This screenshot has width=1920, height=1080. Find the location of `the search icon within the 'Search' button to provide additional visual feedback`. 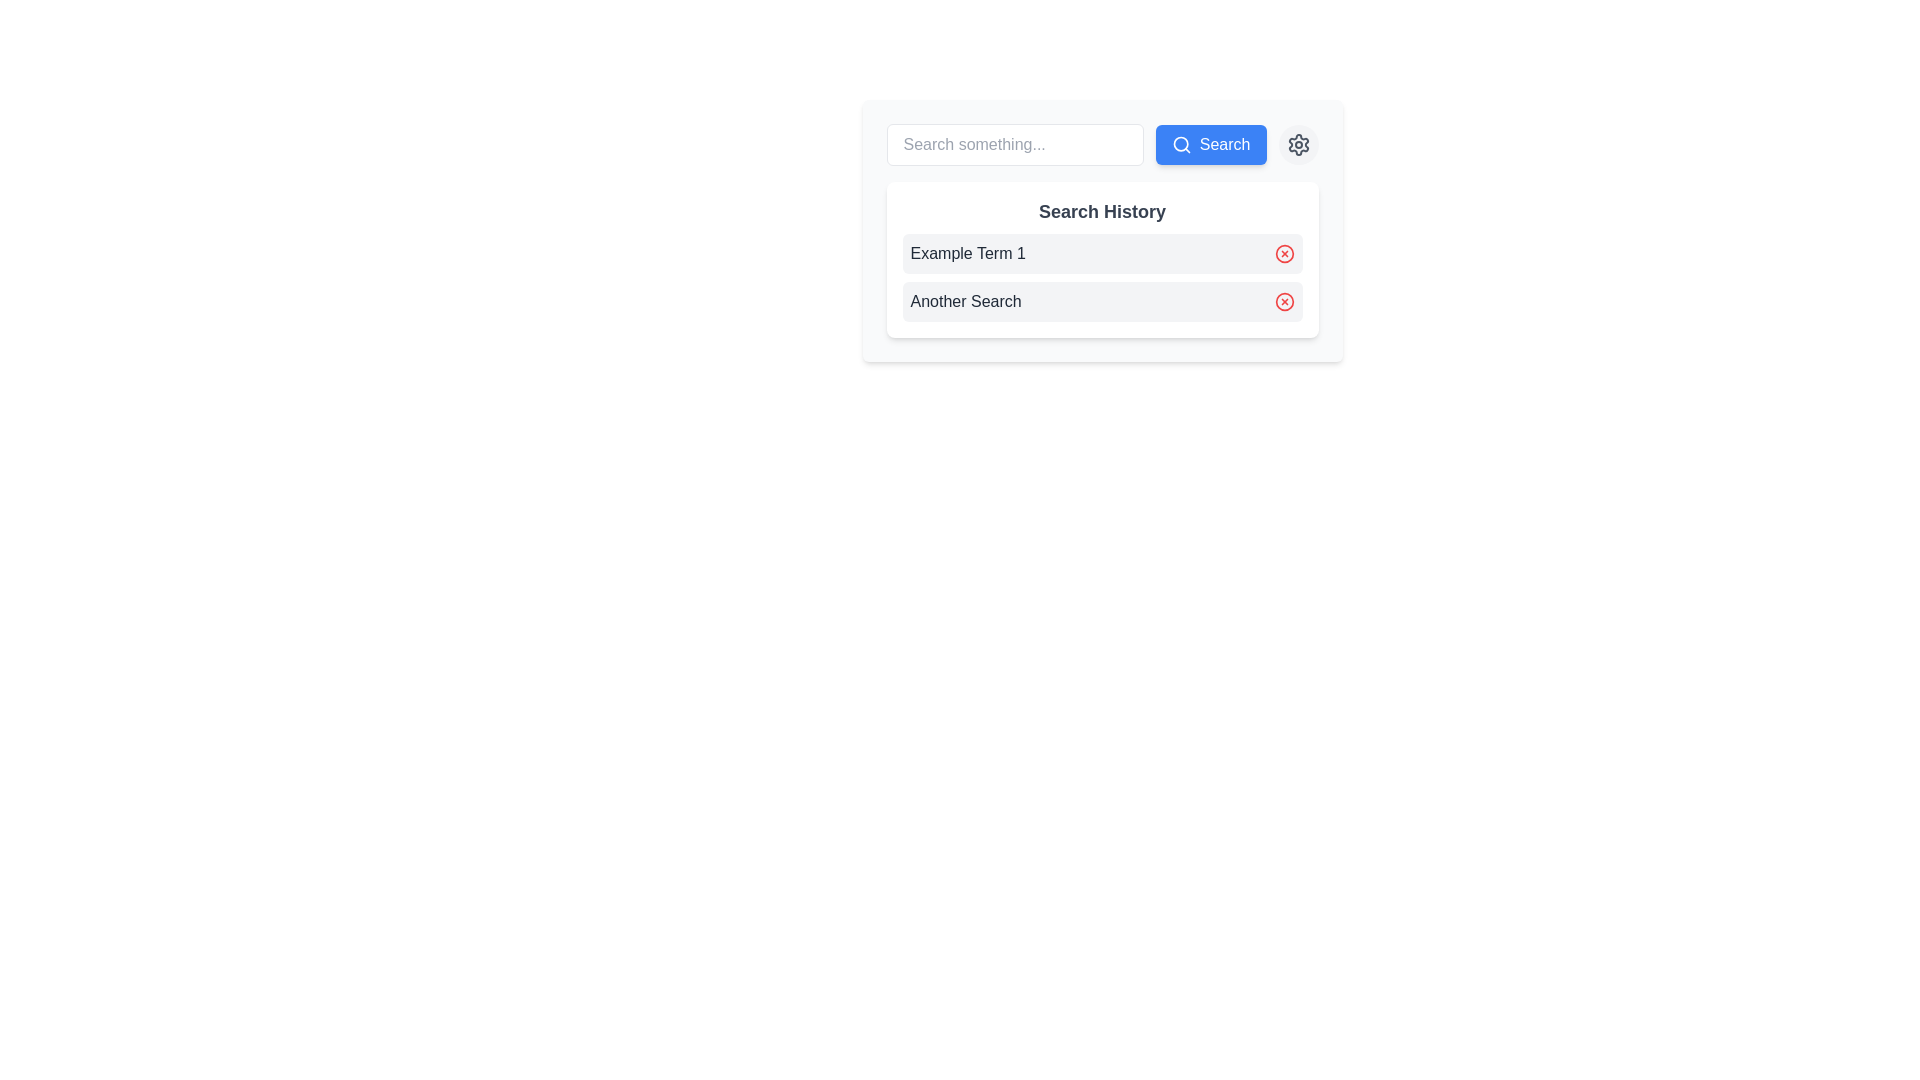

the search icon within the 'Search' button to provide additional visual feedback is located at coordinates (1181, 144).